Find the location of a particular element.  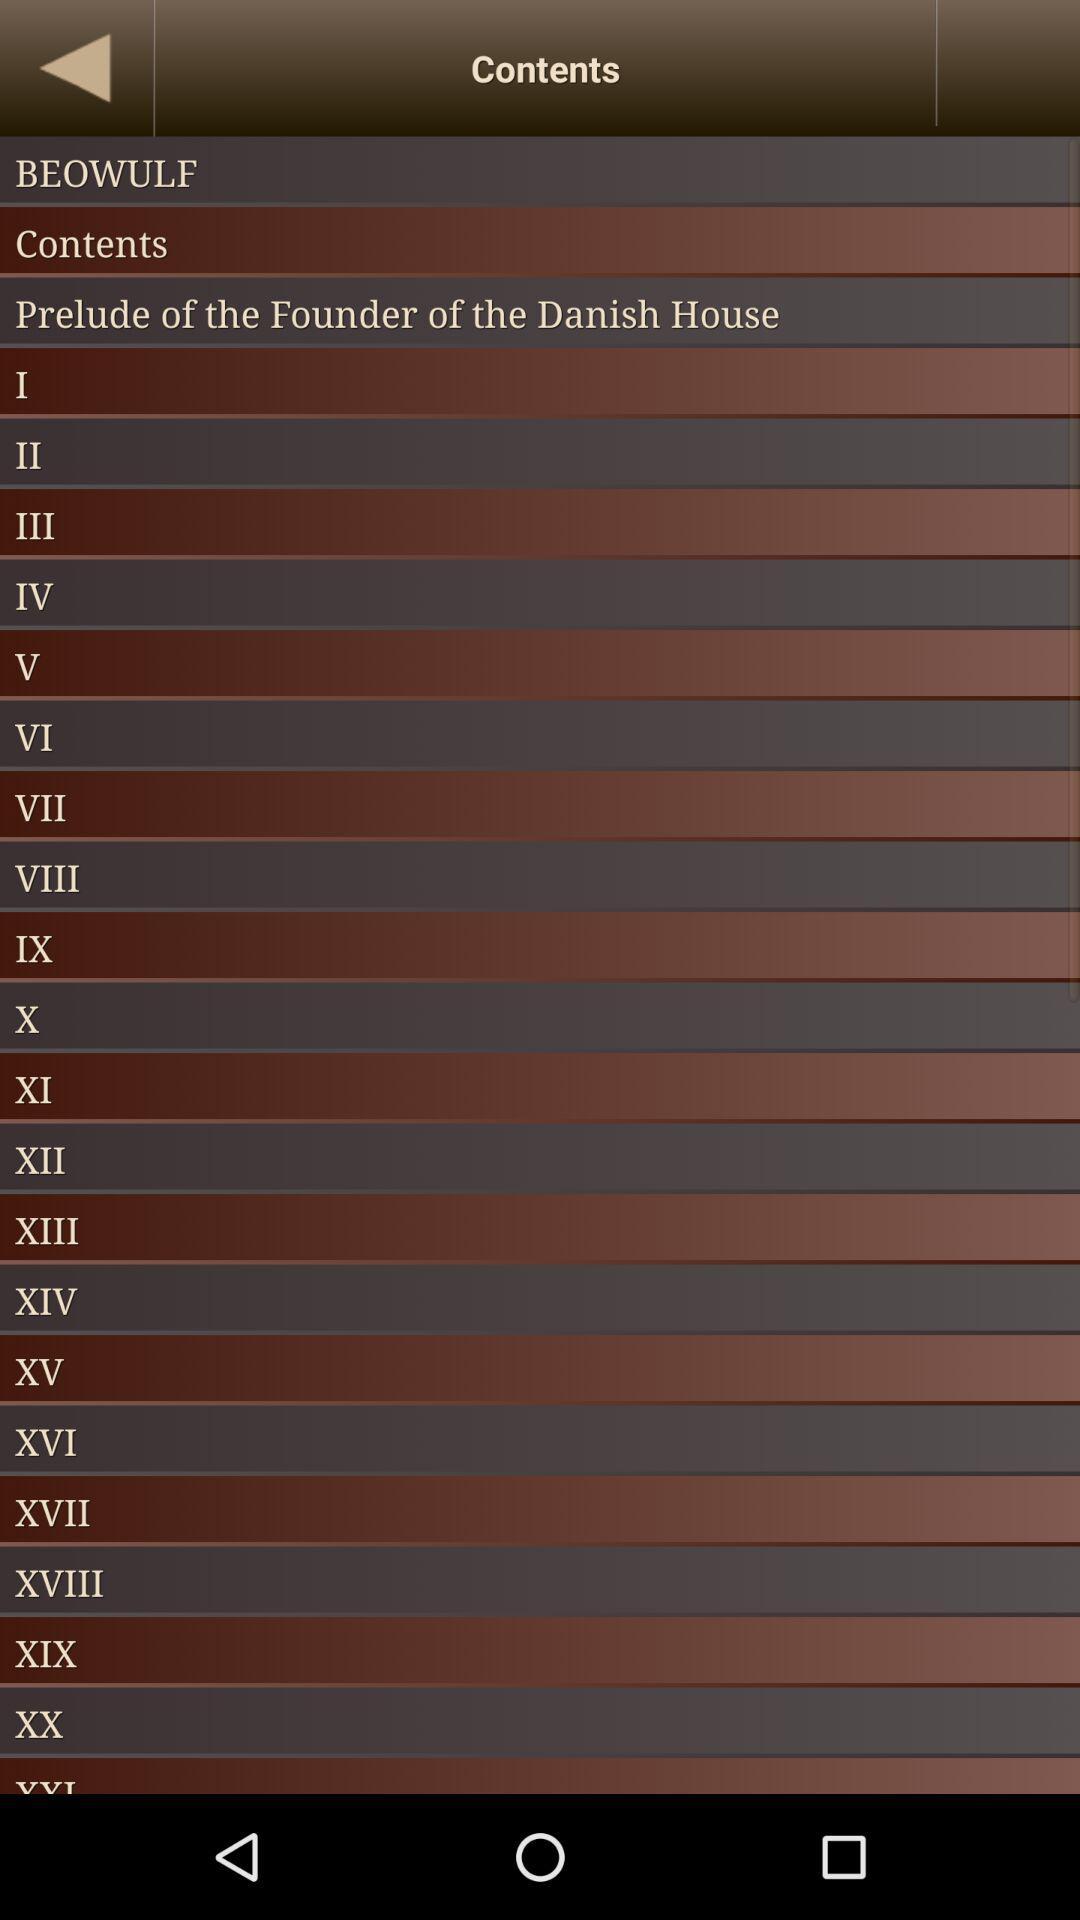

the app below the xv is located at coordinates (540, 1441).